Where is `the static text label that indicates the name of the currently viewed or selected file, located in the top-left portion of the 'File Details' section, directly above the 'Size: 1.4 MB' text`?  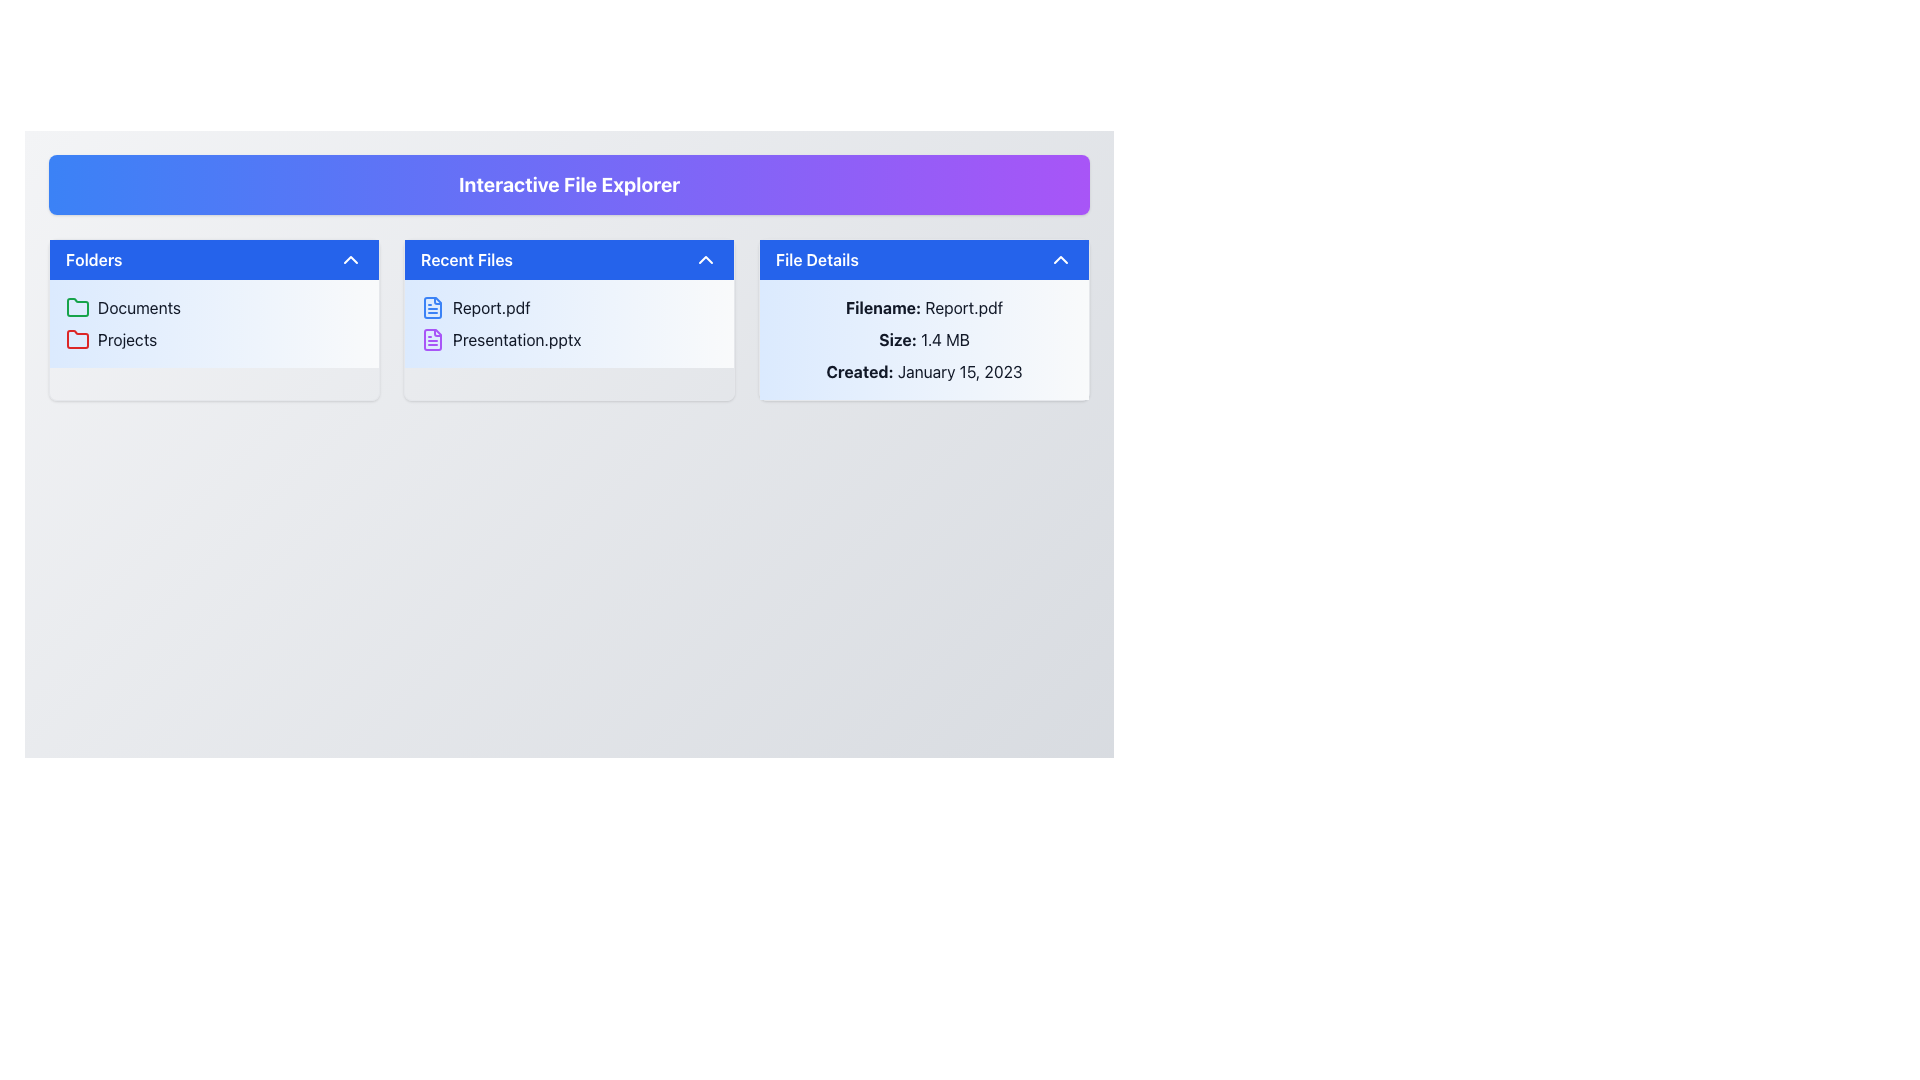 the static text label that indicates the name of the currently viewed or selected file, located in the top-left portion of the 'File Details' section, directly above the 'Size: 1.4 MB' text is located at coordinates (923, 308).